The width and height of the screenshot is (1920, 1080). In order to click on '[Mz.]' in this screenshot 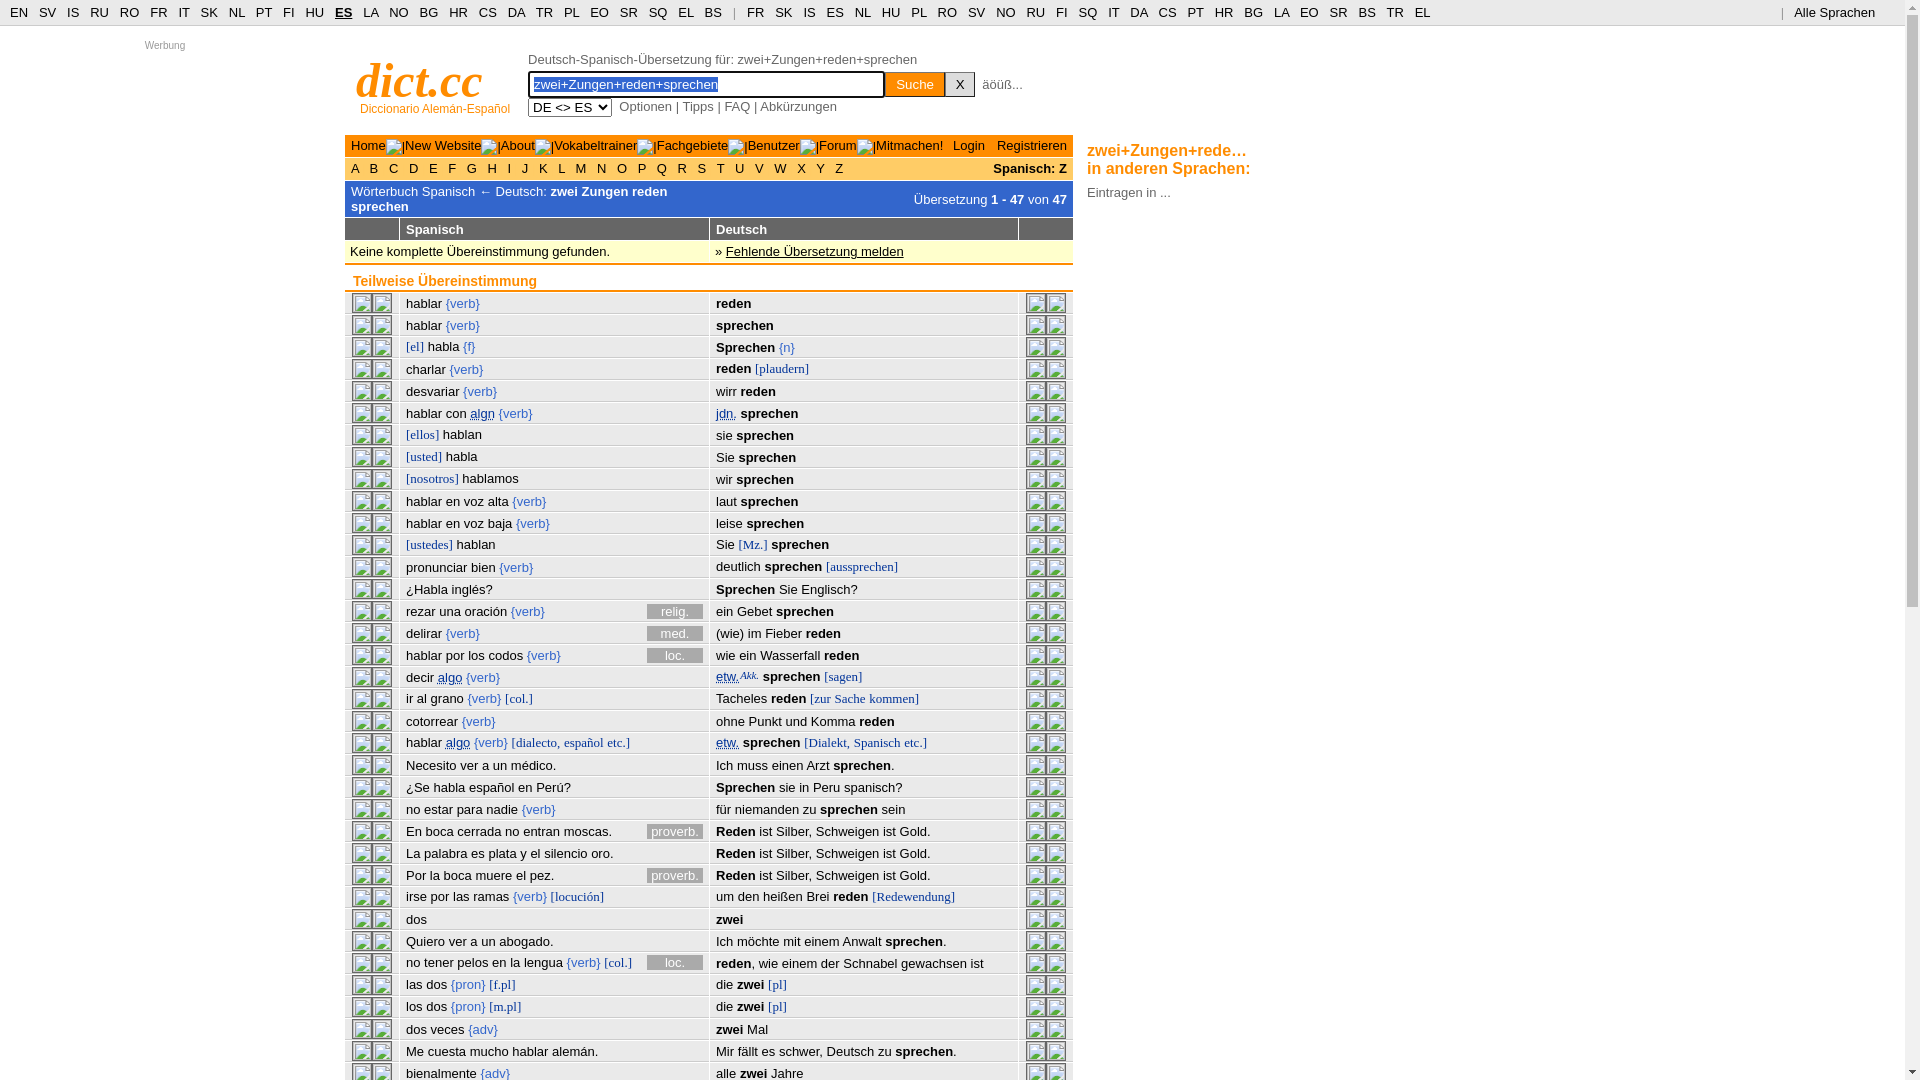, I will do `click(737, 544)`.